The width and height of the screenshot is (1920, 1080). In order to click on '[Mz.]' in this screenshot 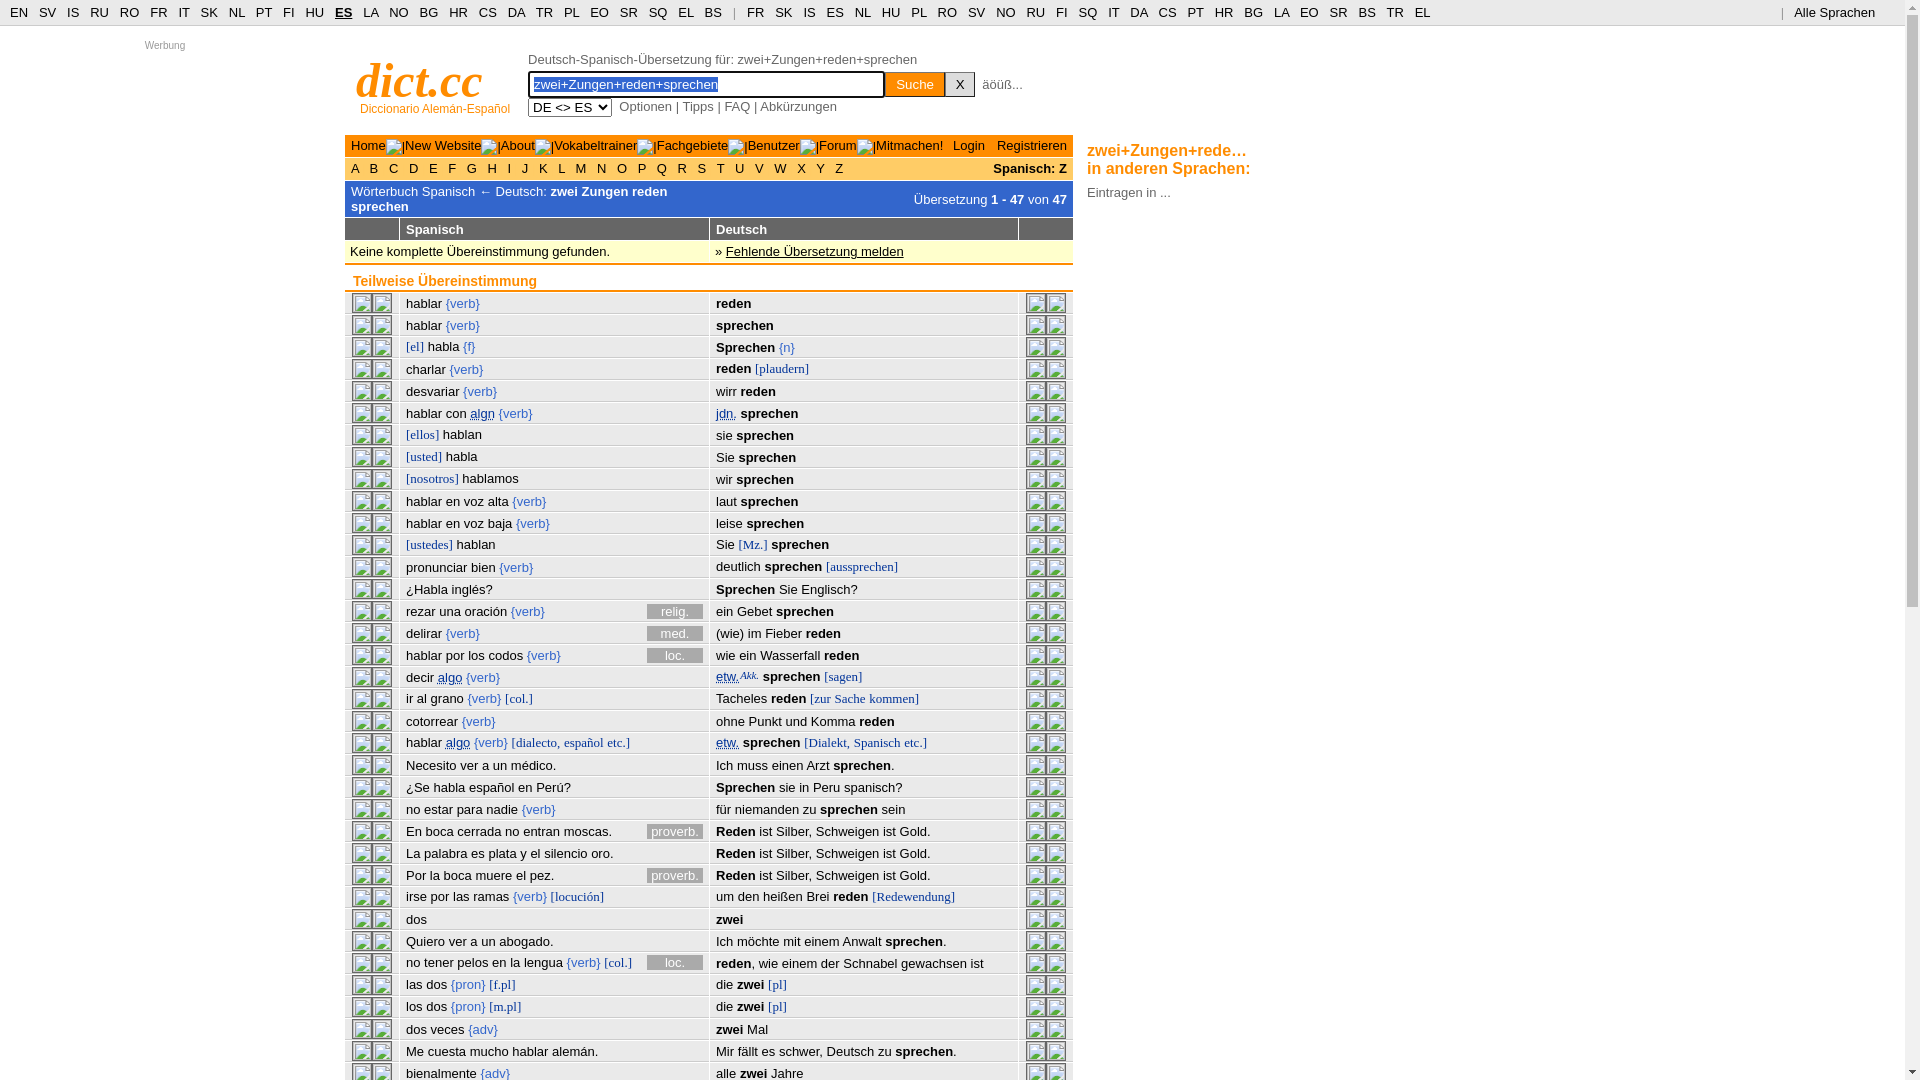, I will do `click(737, 544)`.